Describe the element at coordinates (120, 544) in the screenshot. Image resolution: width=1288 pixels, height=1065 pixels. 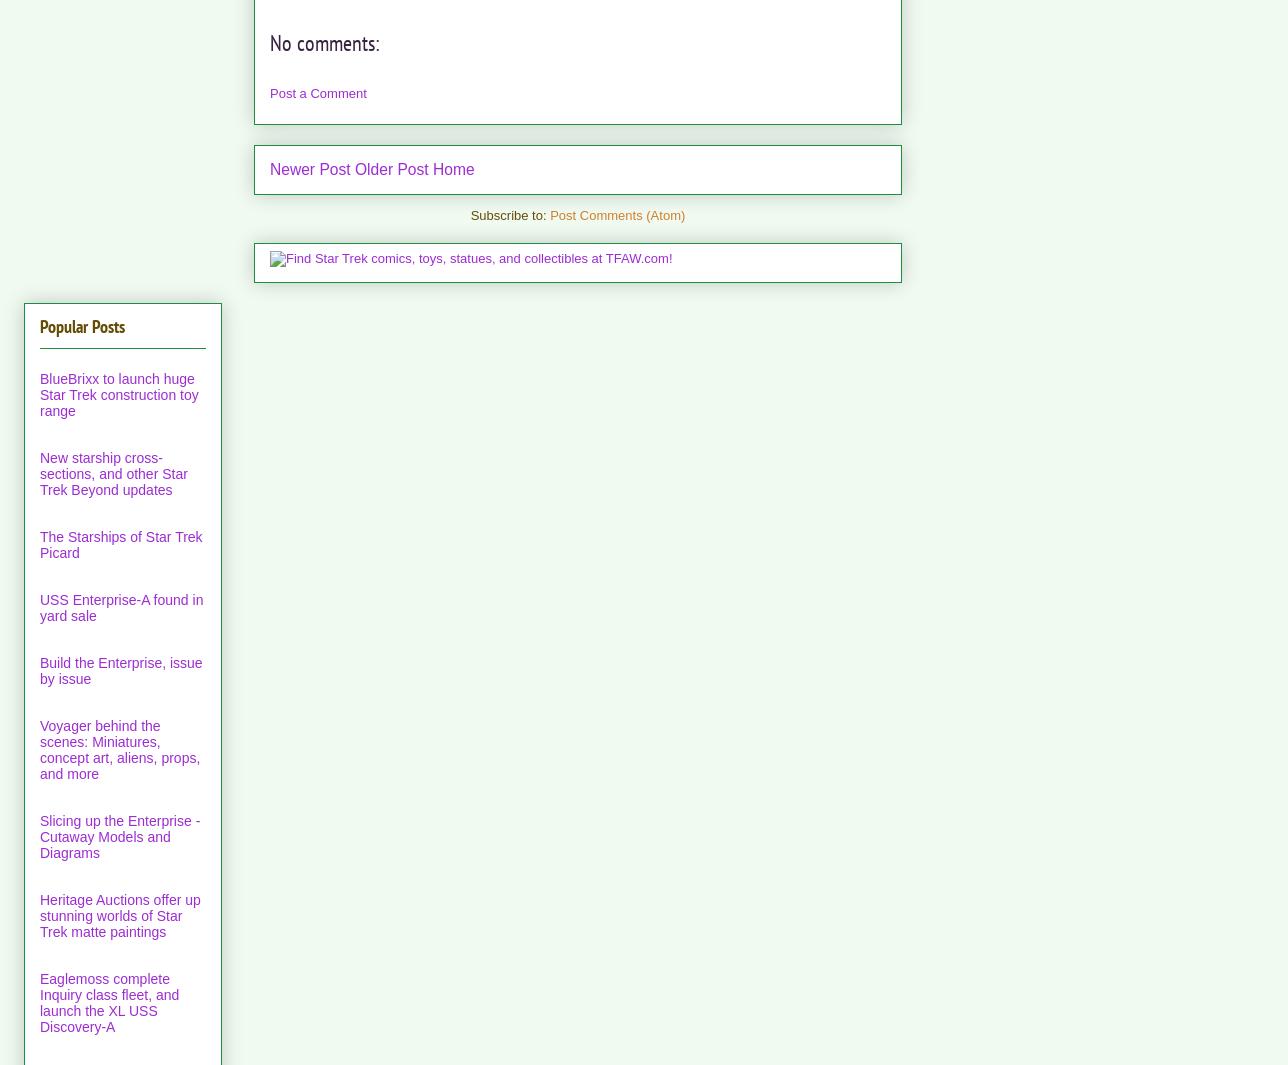
I see `'The Starships of Star Trek Picard'` at that location.